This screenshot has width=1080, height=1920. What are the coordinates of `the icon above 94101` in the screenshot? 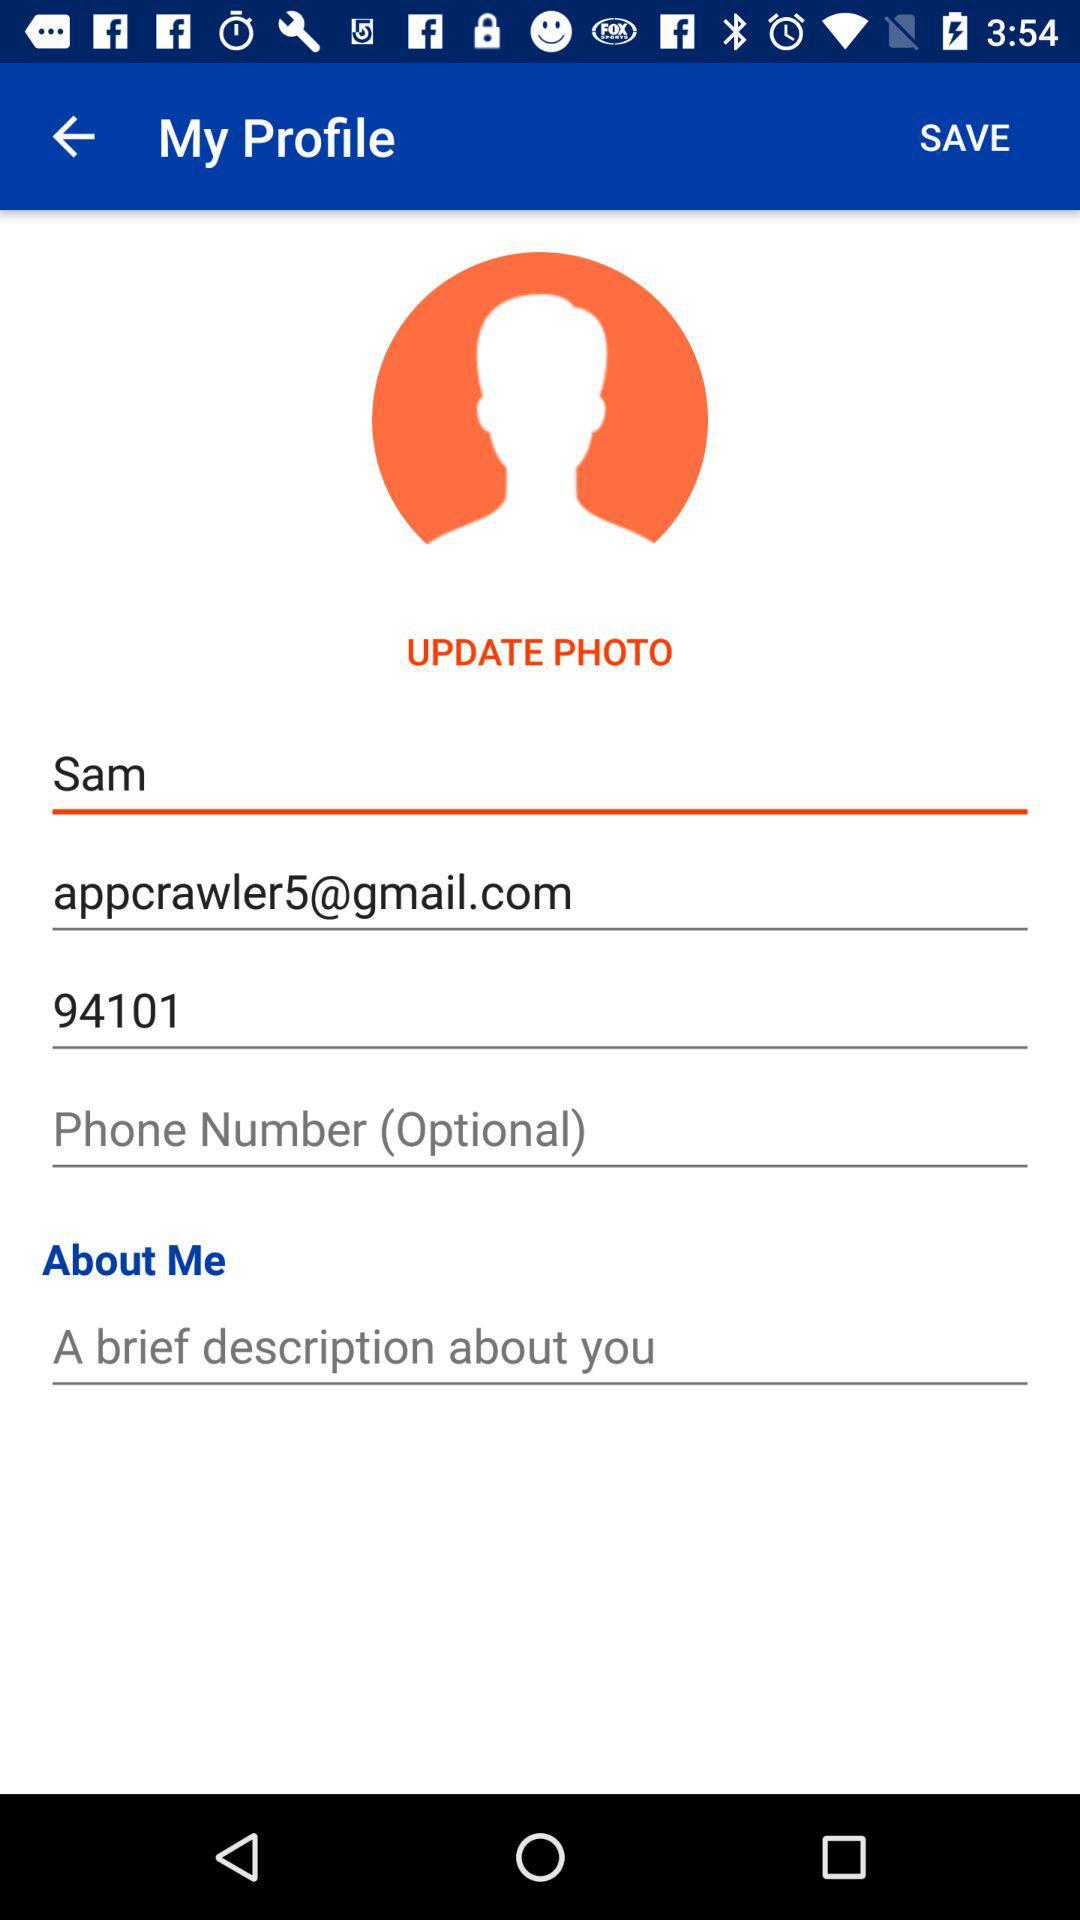 It's located at (540, 890).